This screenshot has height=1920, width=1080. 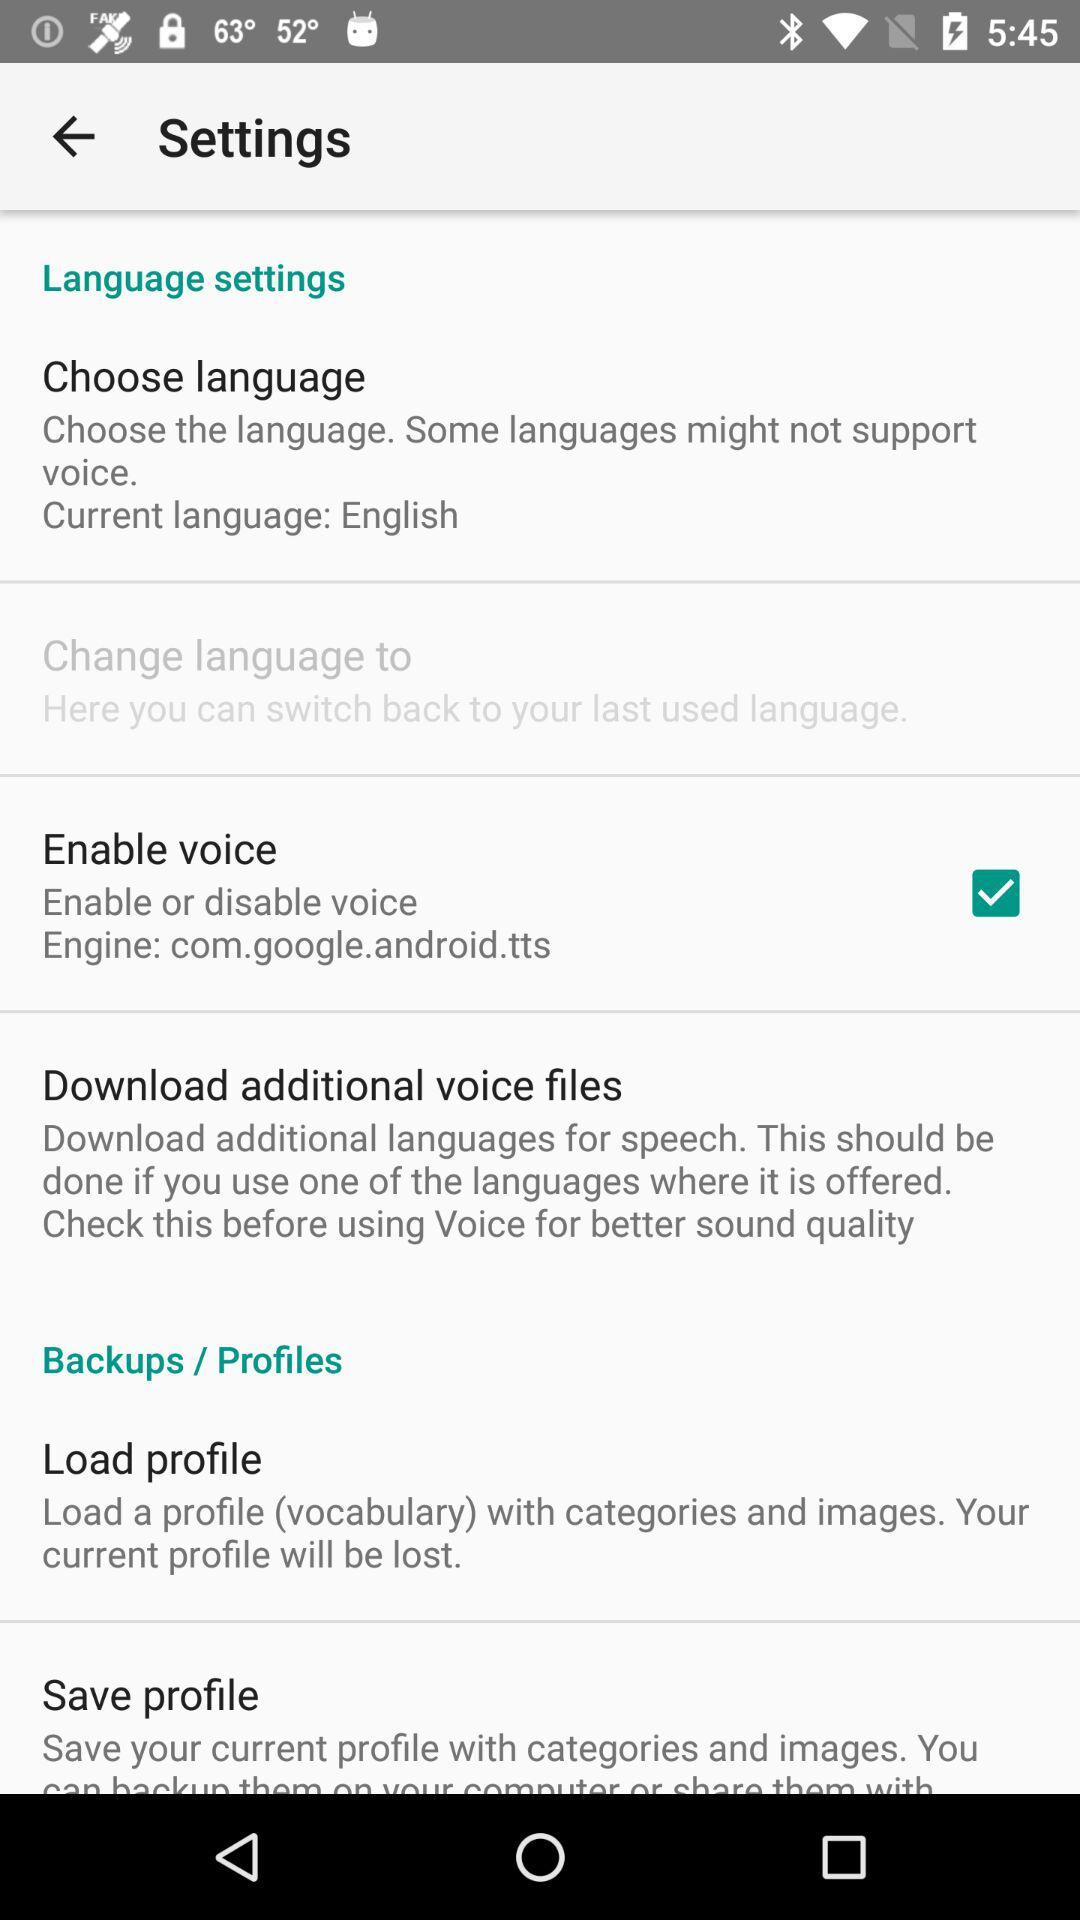 I want to click on backups / profiles item, so click(x=540, y=1338).